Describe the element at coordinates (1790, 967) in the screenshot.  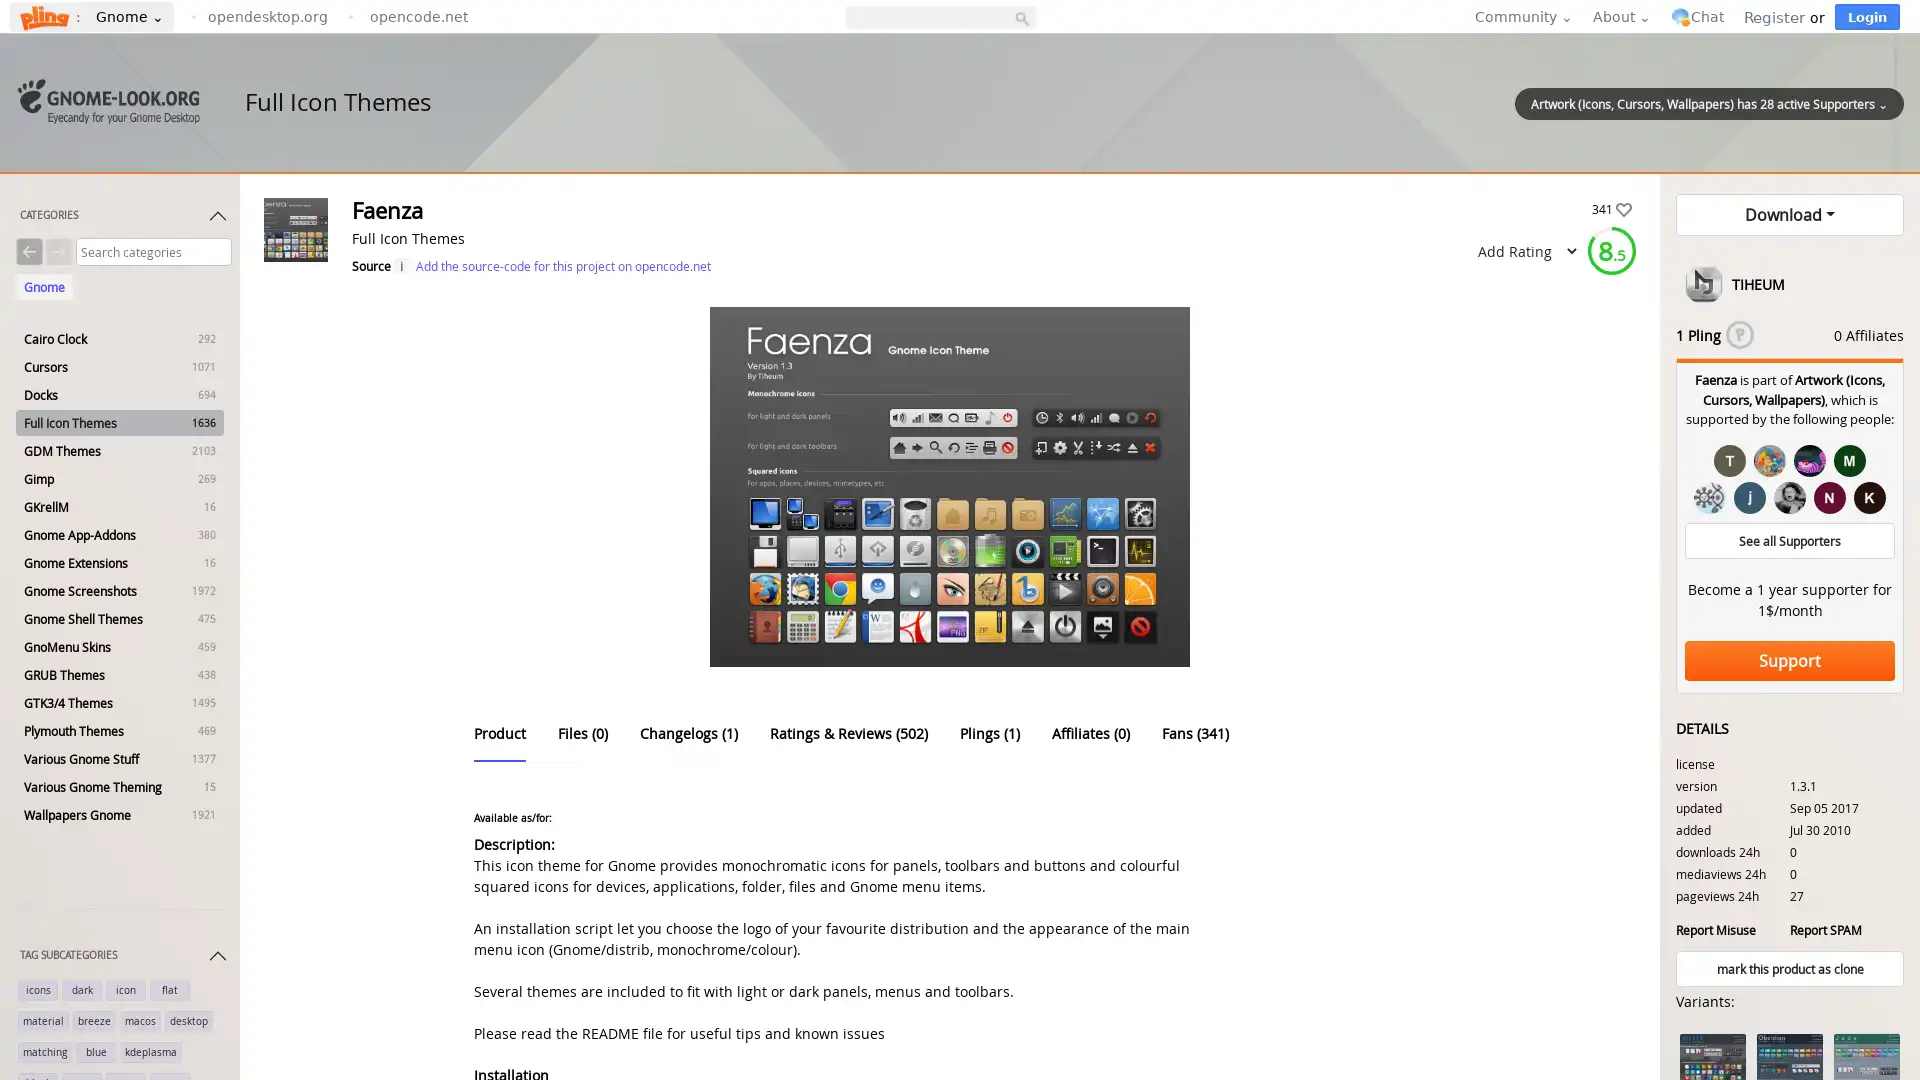
I see `mark this product as clone` at that location.